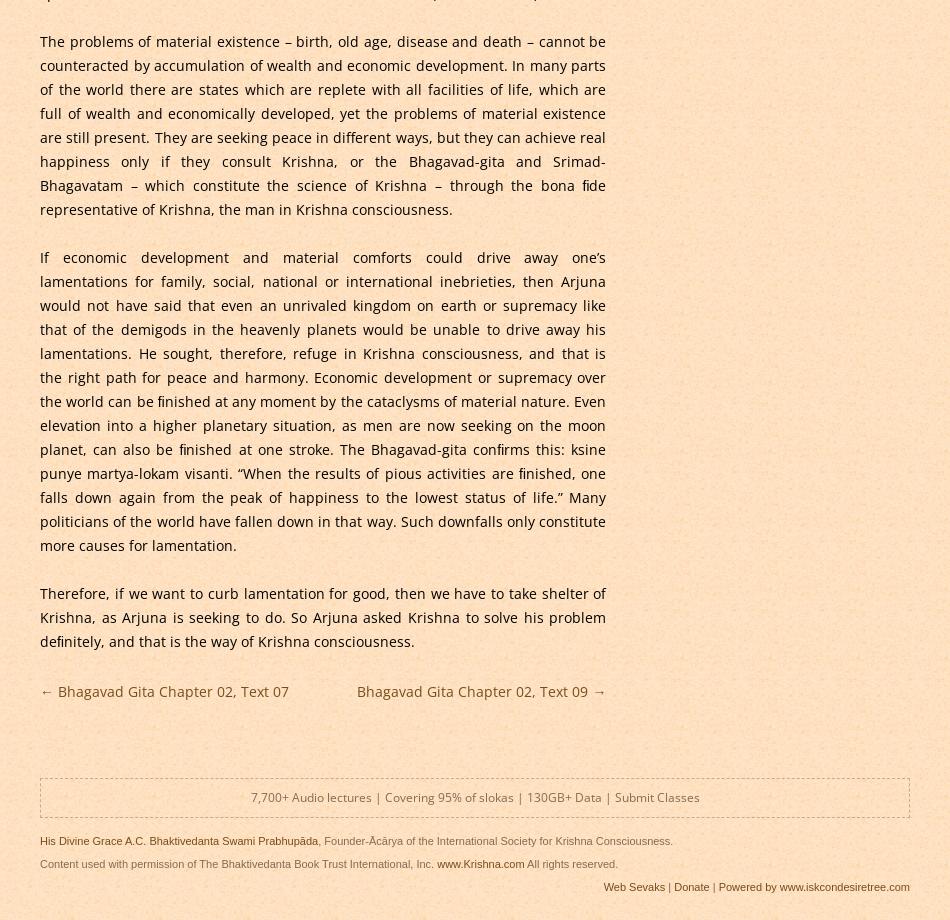  Describe the element at coordinates (321, 615) in the screenshot. I see `'Therefore, if we want to curb lamentation for good, then we have to take shelter of Krishna, as Arjuna is seeking to do. So Arjuna asked Krishna to solve his problem deﬁnitely, and that is the way of Krishna consciousness.'` at that location.